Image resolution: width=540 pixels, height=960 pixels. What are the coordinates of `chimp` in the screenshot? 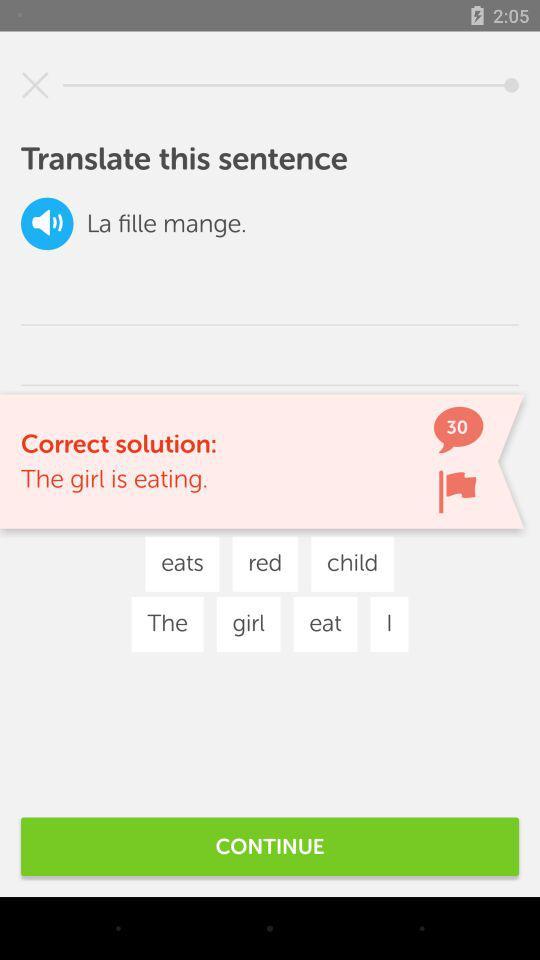 It's located at (457, 490).